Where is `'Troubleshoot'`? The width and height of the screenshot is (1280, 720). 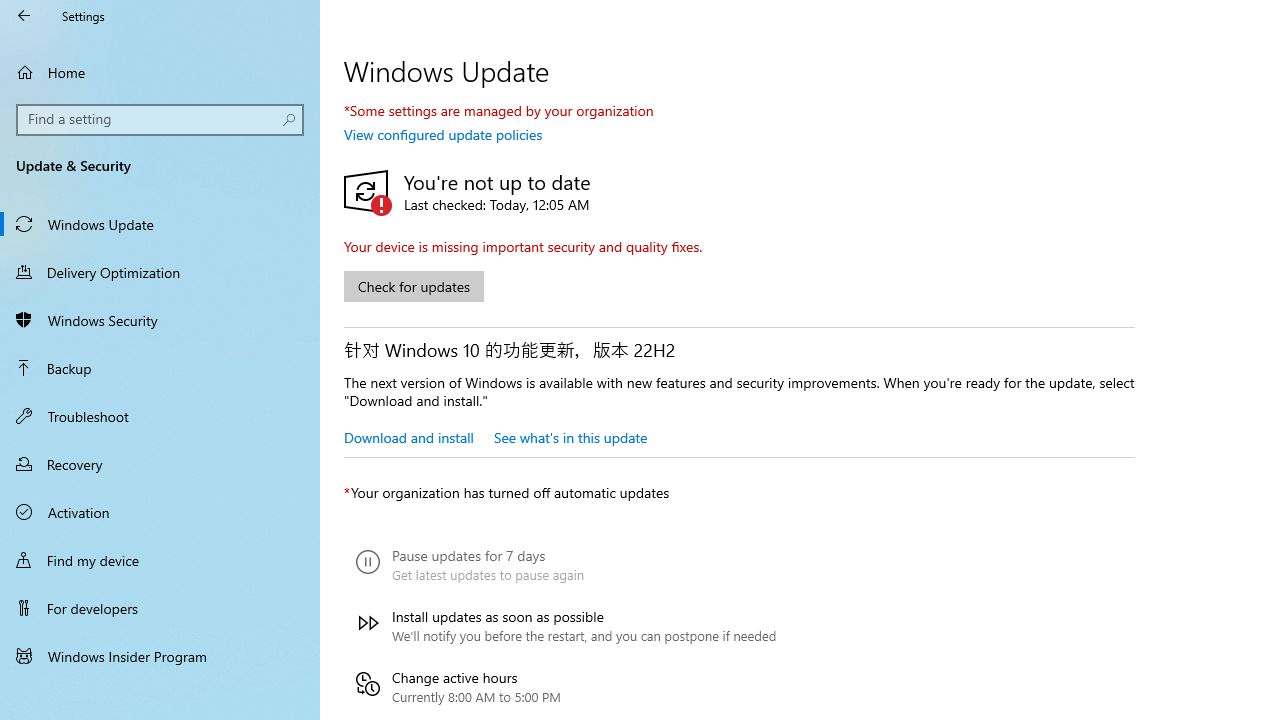
'Troubleshoot' is located at coordinates (160, 414).